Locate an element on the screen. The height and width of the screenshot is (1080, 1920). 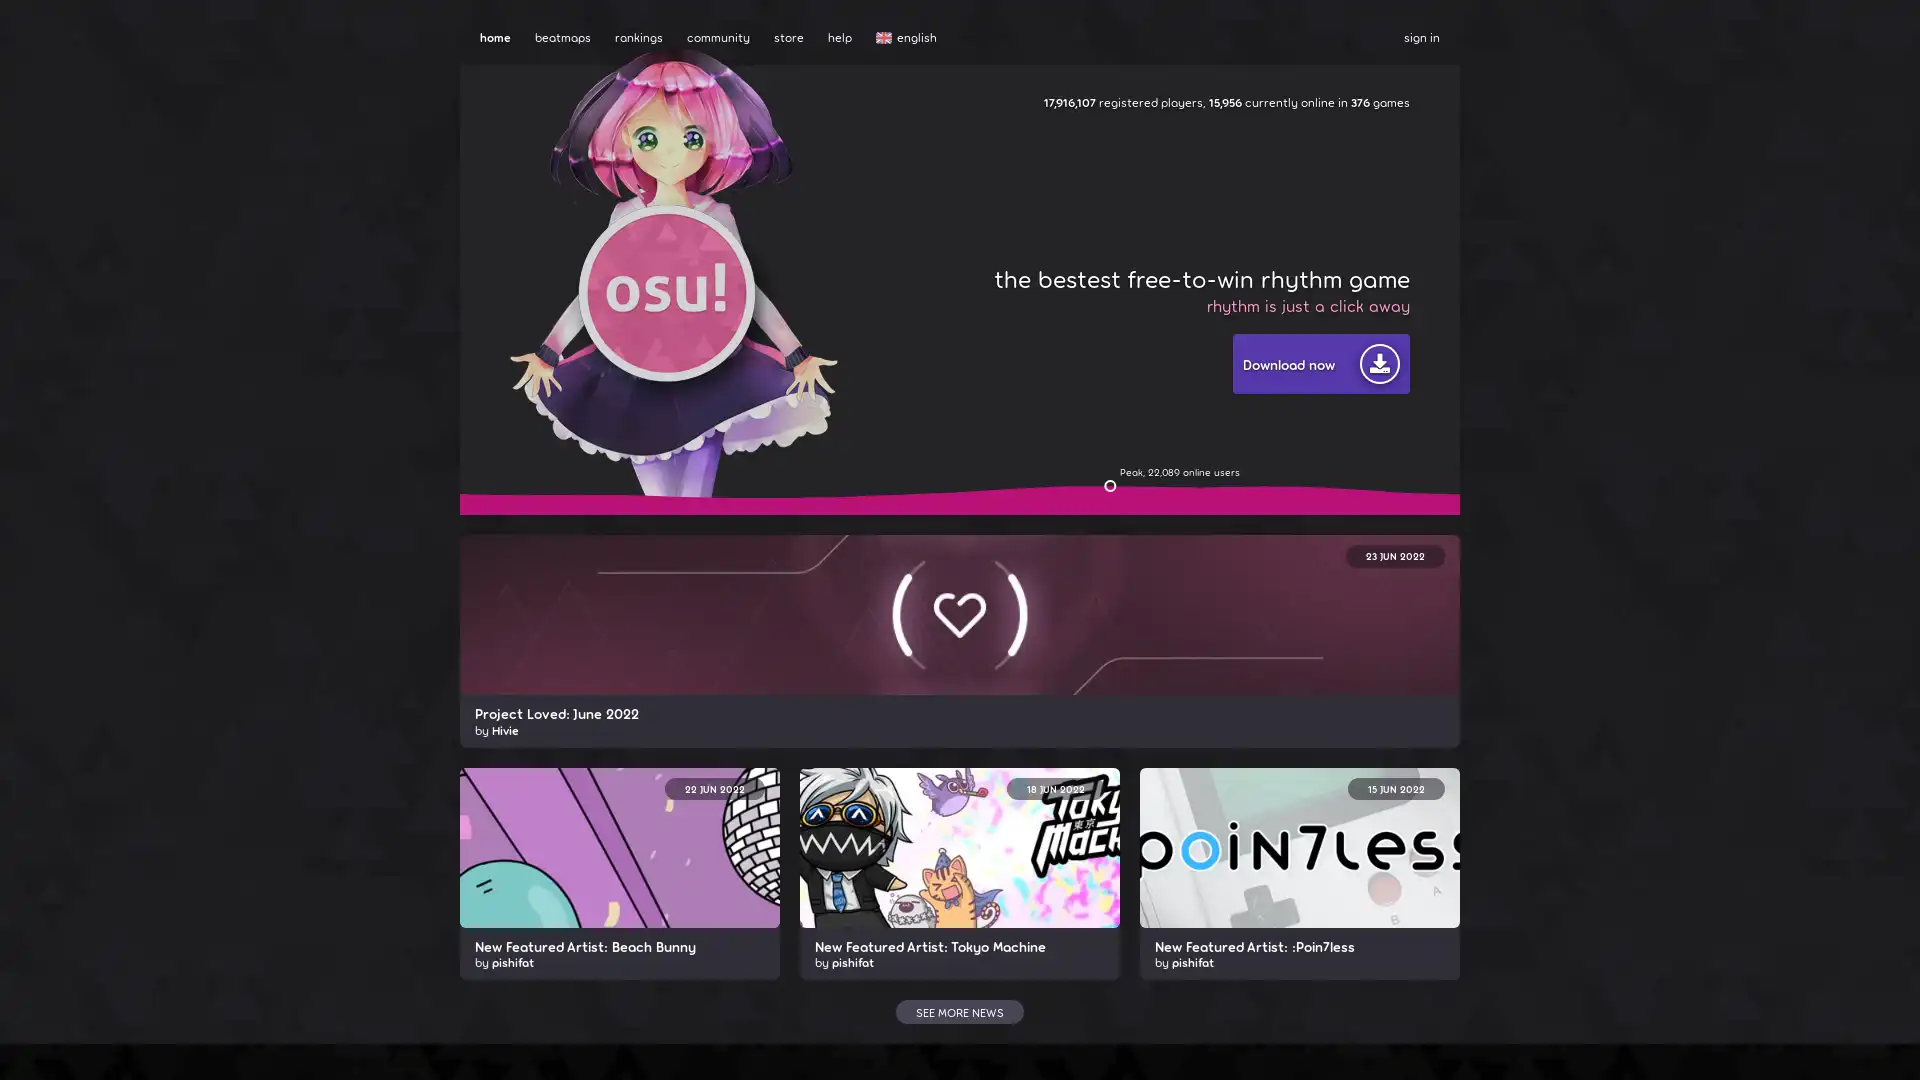
slovencina is located at coordinates (935, 647).